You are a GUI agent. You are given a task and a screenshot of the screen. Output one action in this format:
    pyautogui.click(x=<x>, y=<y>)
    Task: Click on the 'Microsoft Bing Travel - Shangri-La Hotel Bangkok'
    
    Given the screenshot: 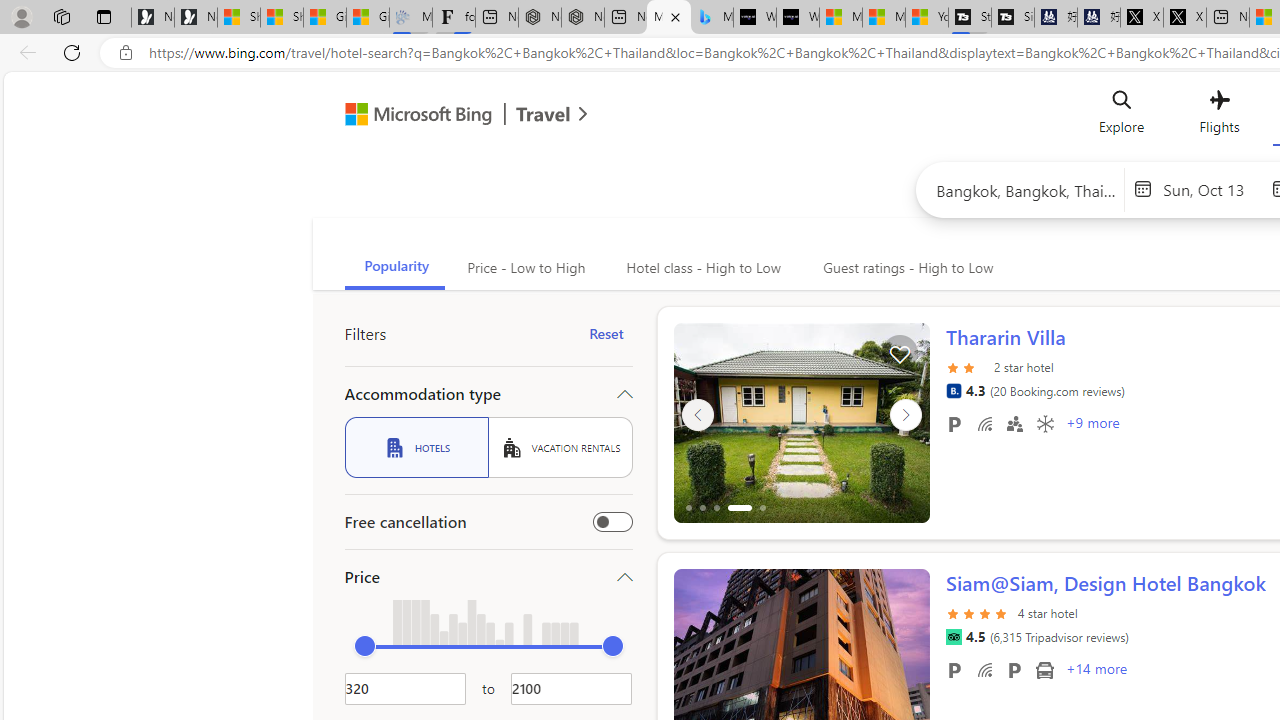 What is the action you would take?
    pyautogui.click(x=712, y=17)
    